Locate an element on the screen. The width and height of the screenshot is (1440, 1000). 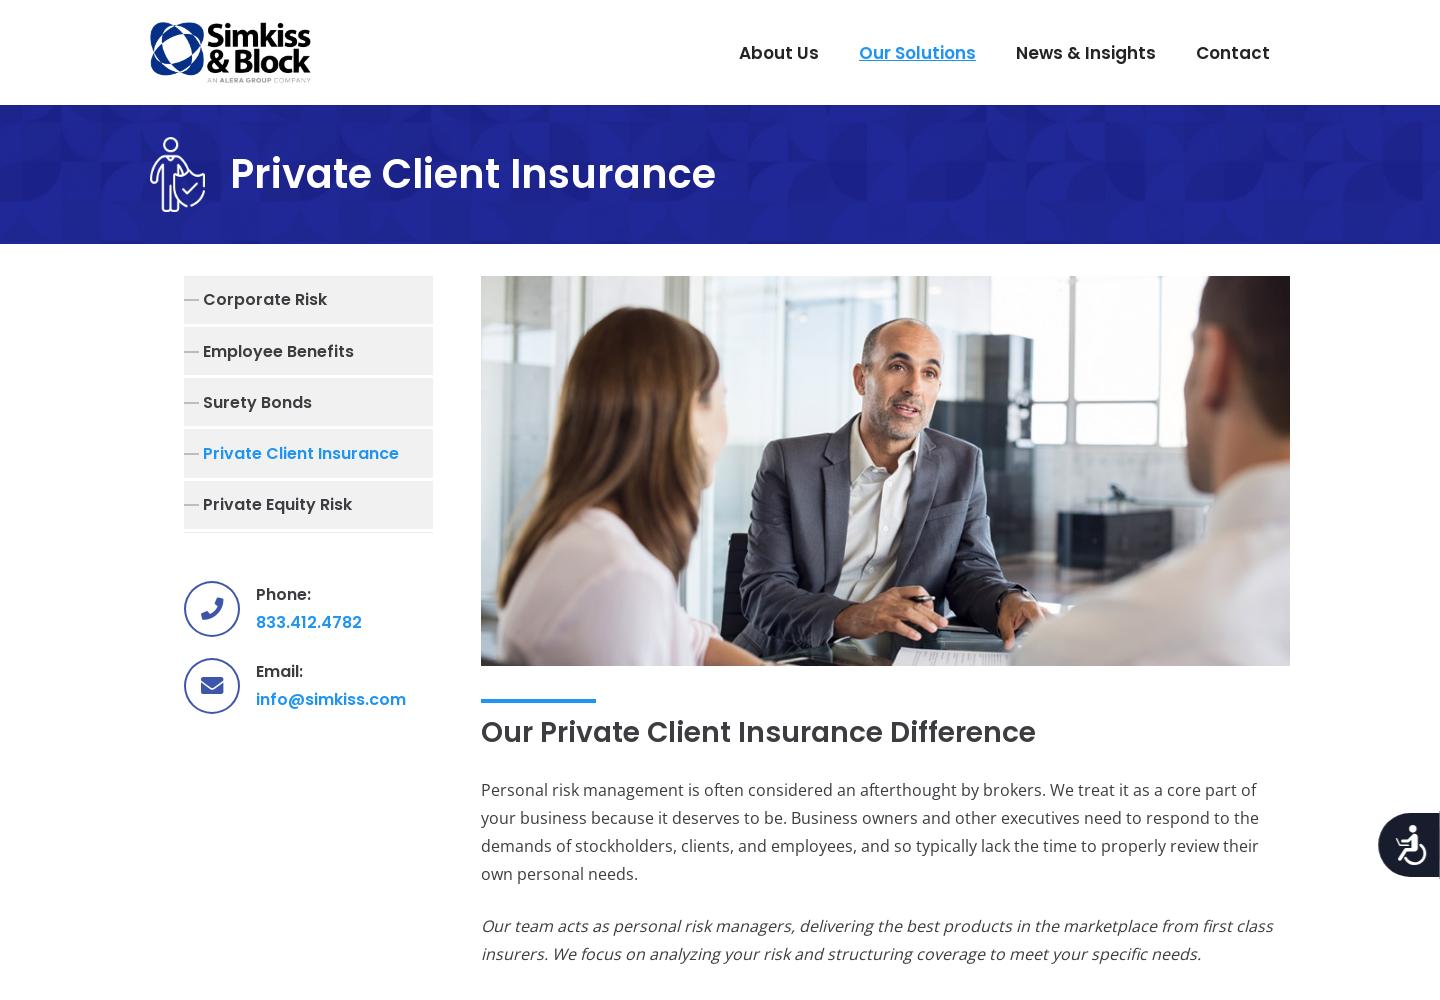
'Employee Benefits' is located at coordinates (203, 349).